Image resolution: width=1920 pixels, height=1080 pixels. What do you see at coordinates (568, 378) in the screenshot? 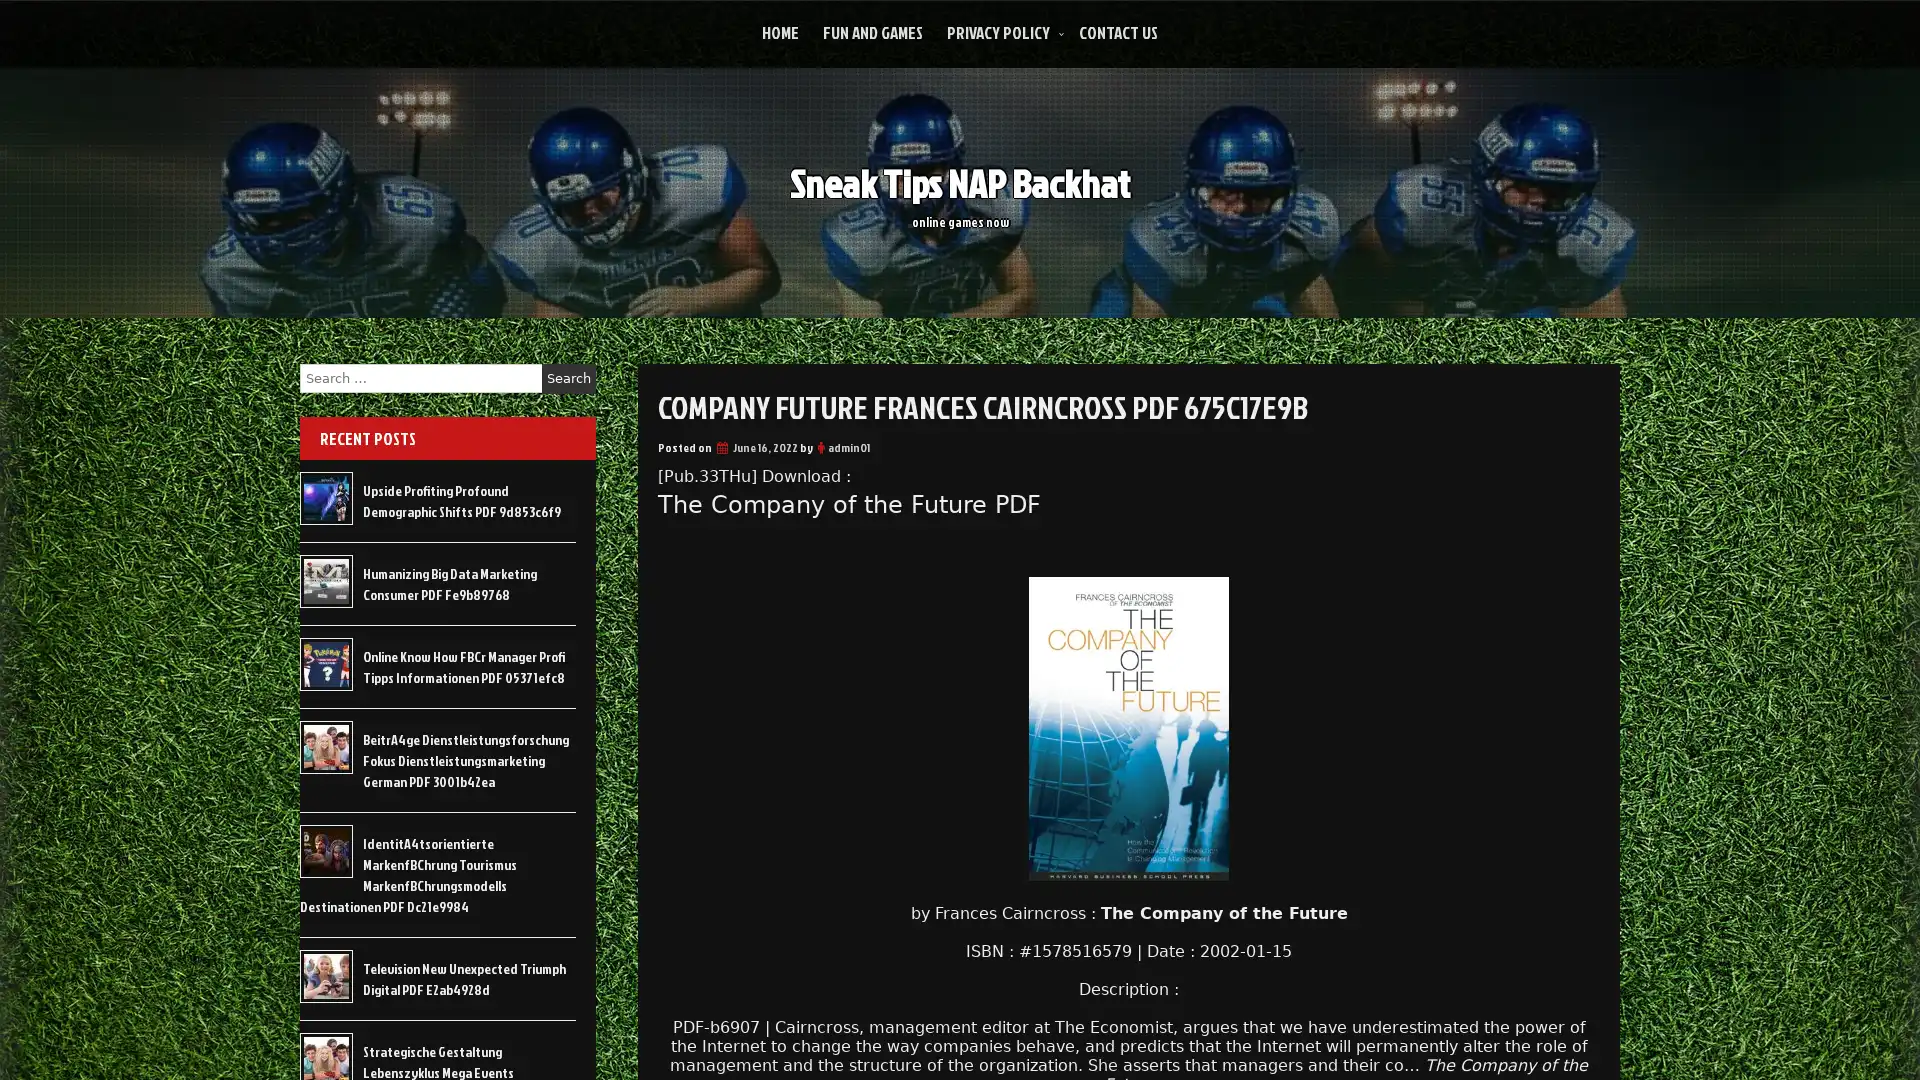
I see `Search` at bounding box center [568, 378].